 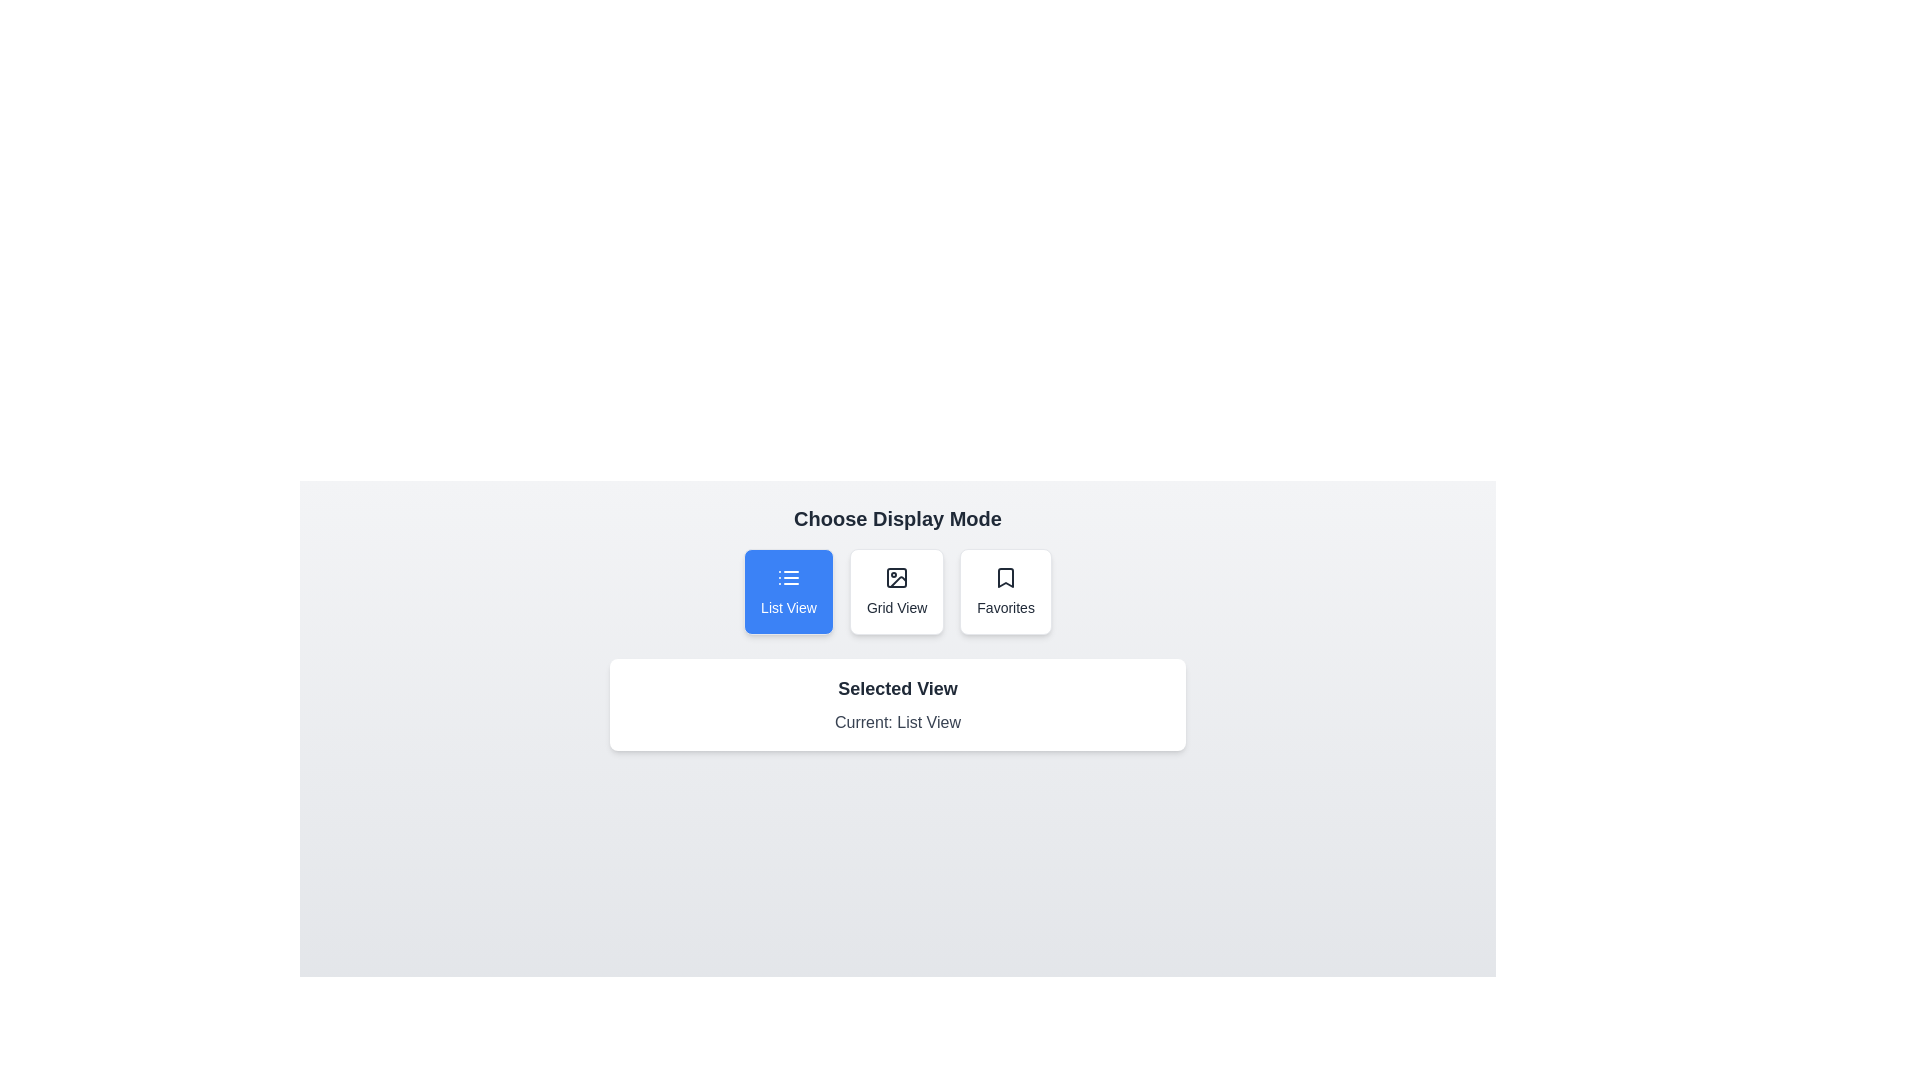 What do you see at coordinates (1006, 590) in the screenshot?
I see `the view option Favorites by clicking on its button` at bounding box center [1006, 590].